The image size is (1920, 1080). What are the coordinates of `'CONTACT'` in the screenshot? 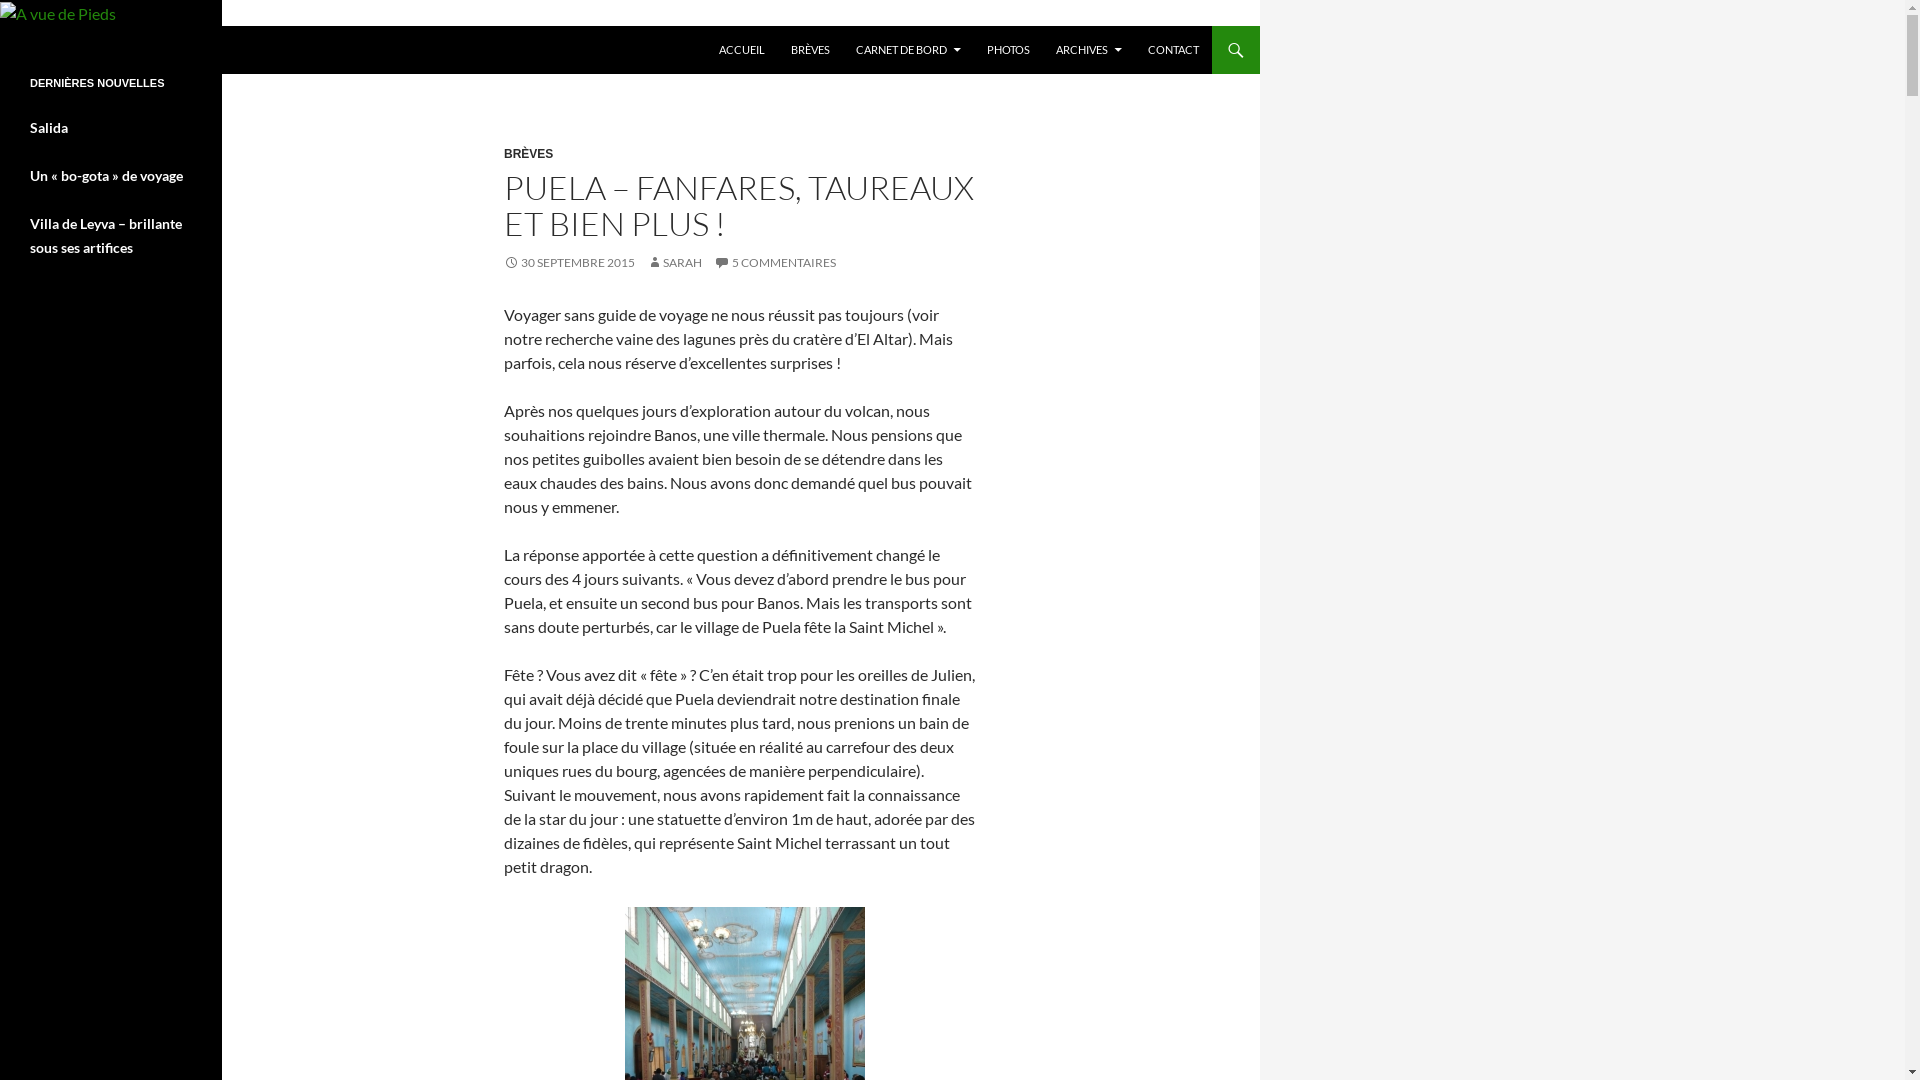 It's located at (1173, 49).